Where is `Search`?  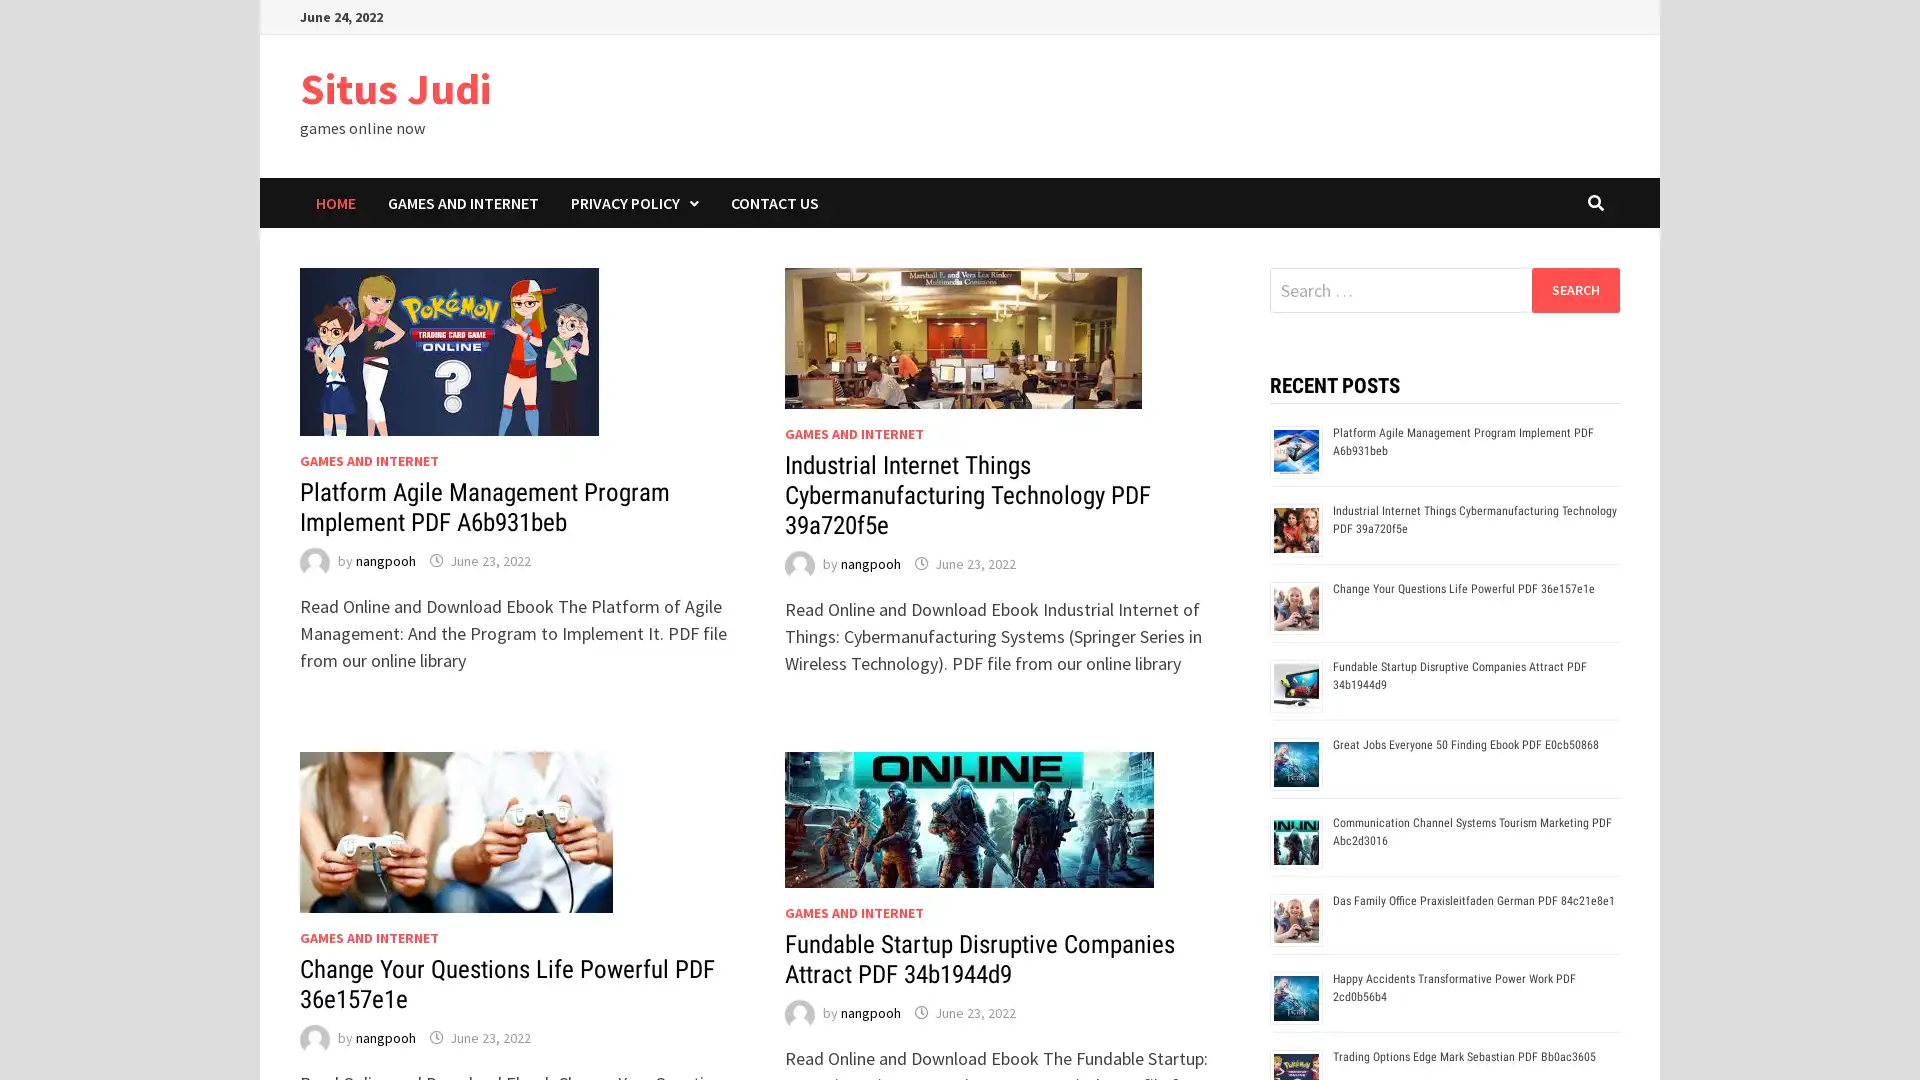 Search is located at coordinates (1574, 289).